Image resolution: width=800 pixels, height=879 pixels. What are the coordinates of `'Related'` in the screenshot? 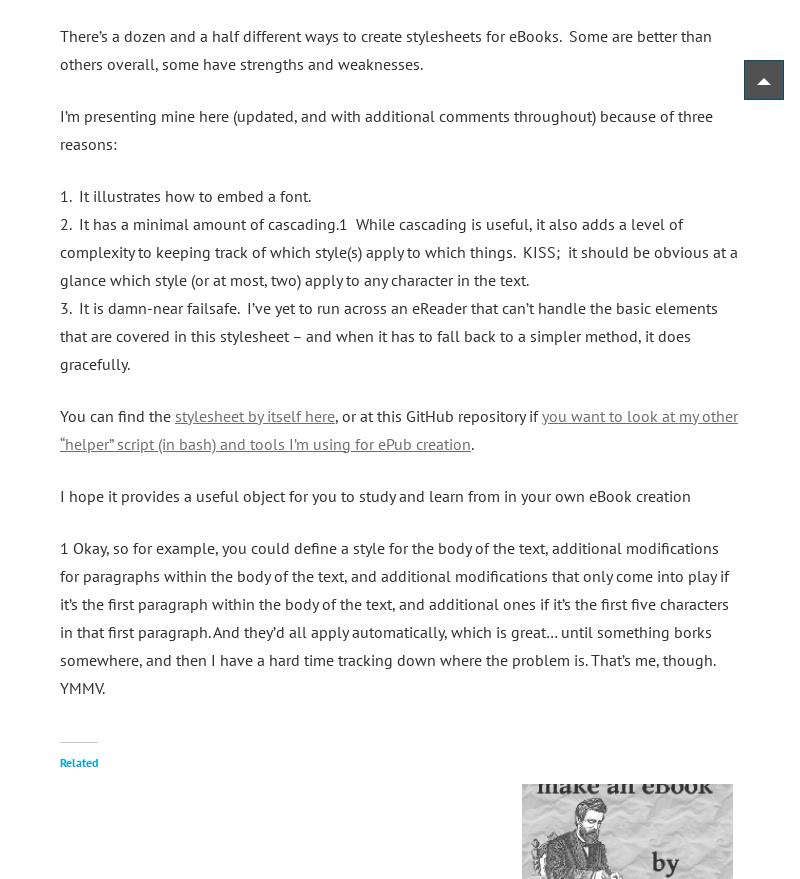 It's located at (79, 761).